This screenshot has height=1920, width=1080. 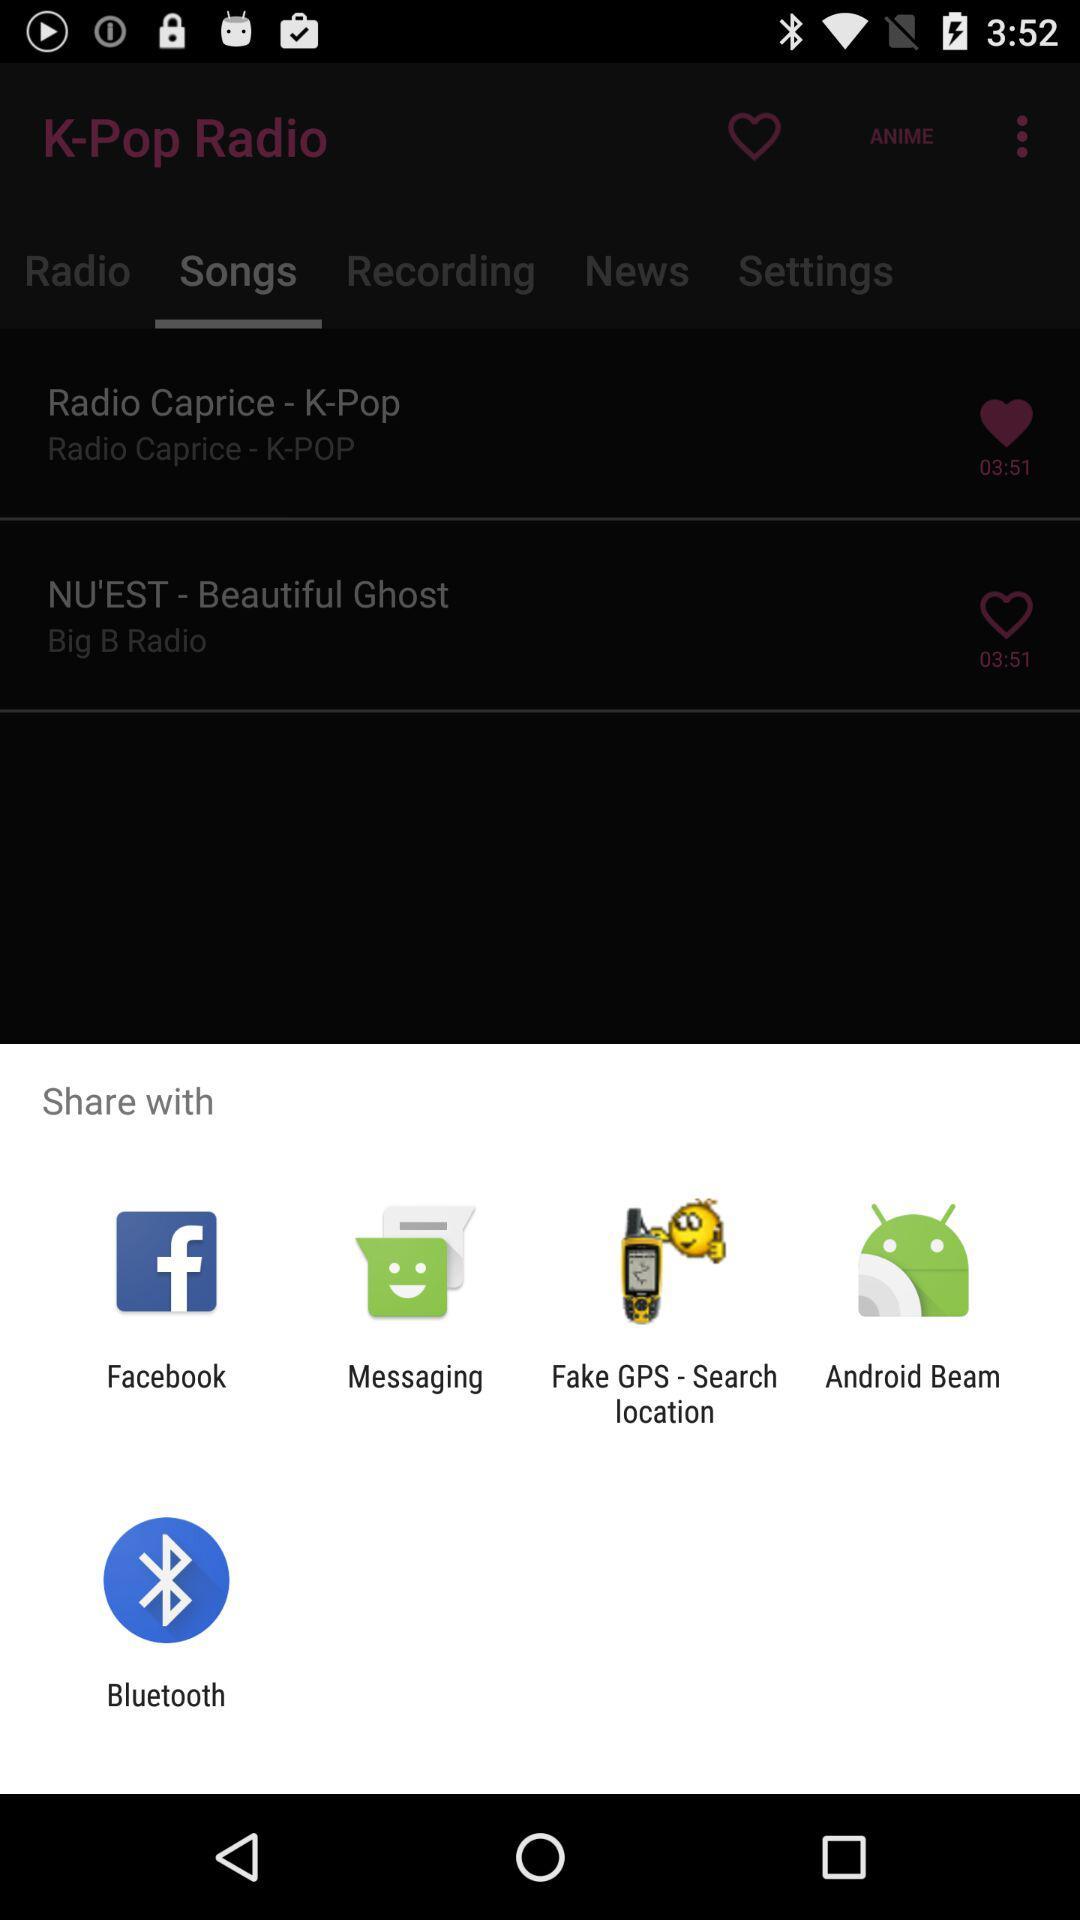 I want to click on fake gps search, so click(x=664, y=1392).